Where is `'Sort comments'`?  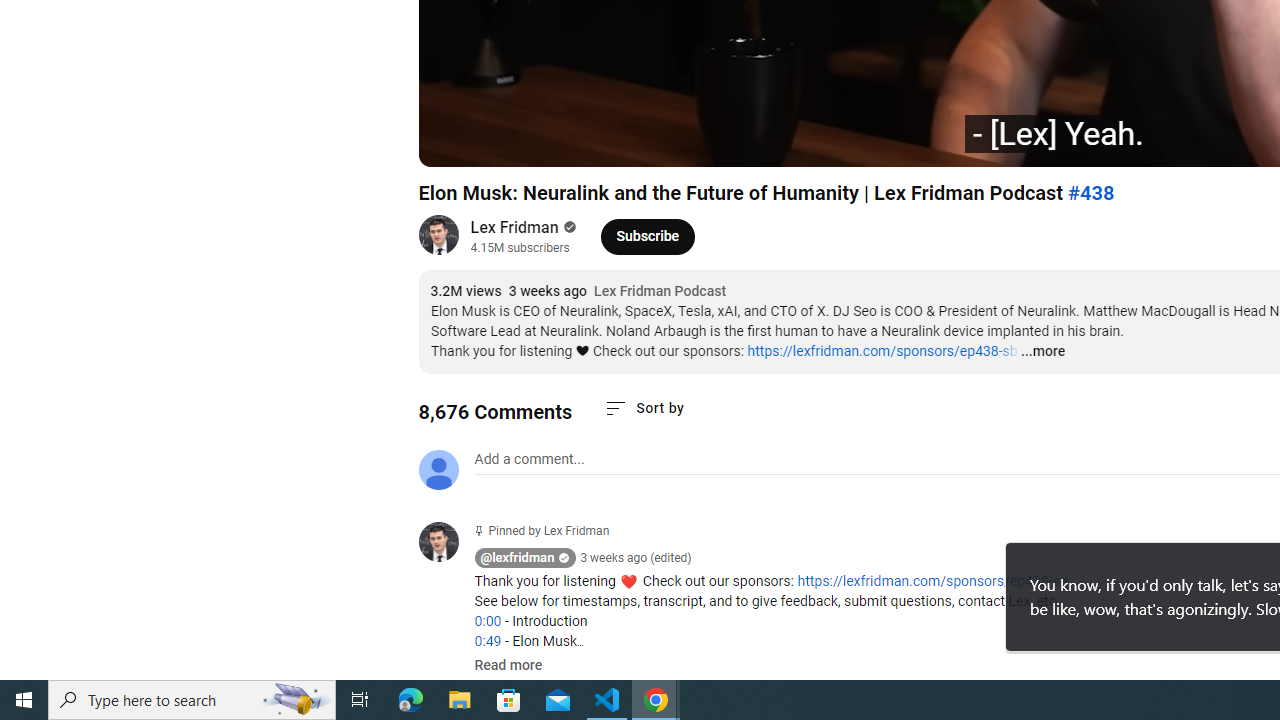
'Sort comments' is located at coordinates (644, 407).